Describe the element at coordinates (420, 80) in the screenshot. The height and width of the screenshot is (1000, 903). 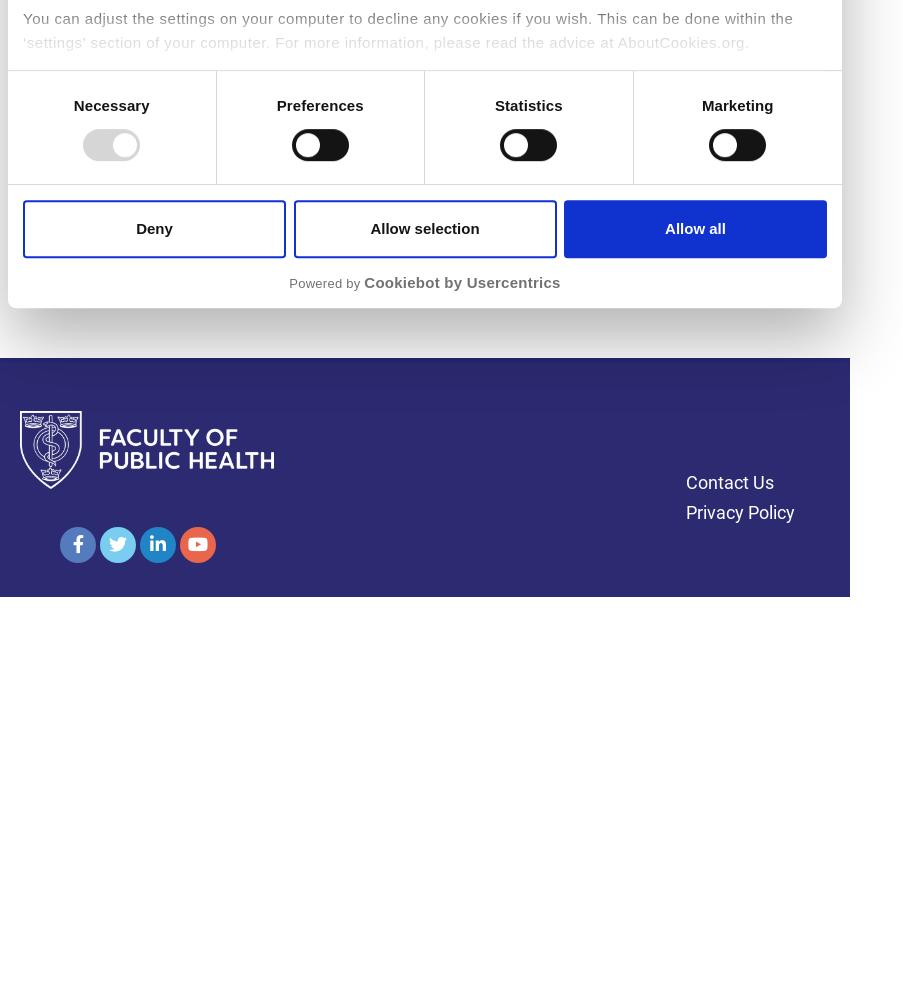
I see `'David has taught health economics in many places, to many different types of student and at many levels. He has written many published articles and book chapters and is joint author, with Stephen Morris, Nancy Devlin and Ann Spencer, of a popular textbook on health economics, ‘Economic Analysis in Health Care’, published by Wiley. His research interests are broad, but in particular include health measurement, priority setting and efficiency measurement.'` at that location.